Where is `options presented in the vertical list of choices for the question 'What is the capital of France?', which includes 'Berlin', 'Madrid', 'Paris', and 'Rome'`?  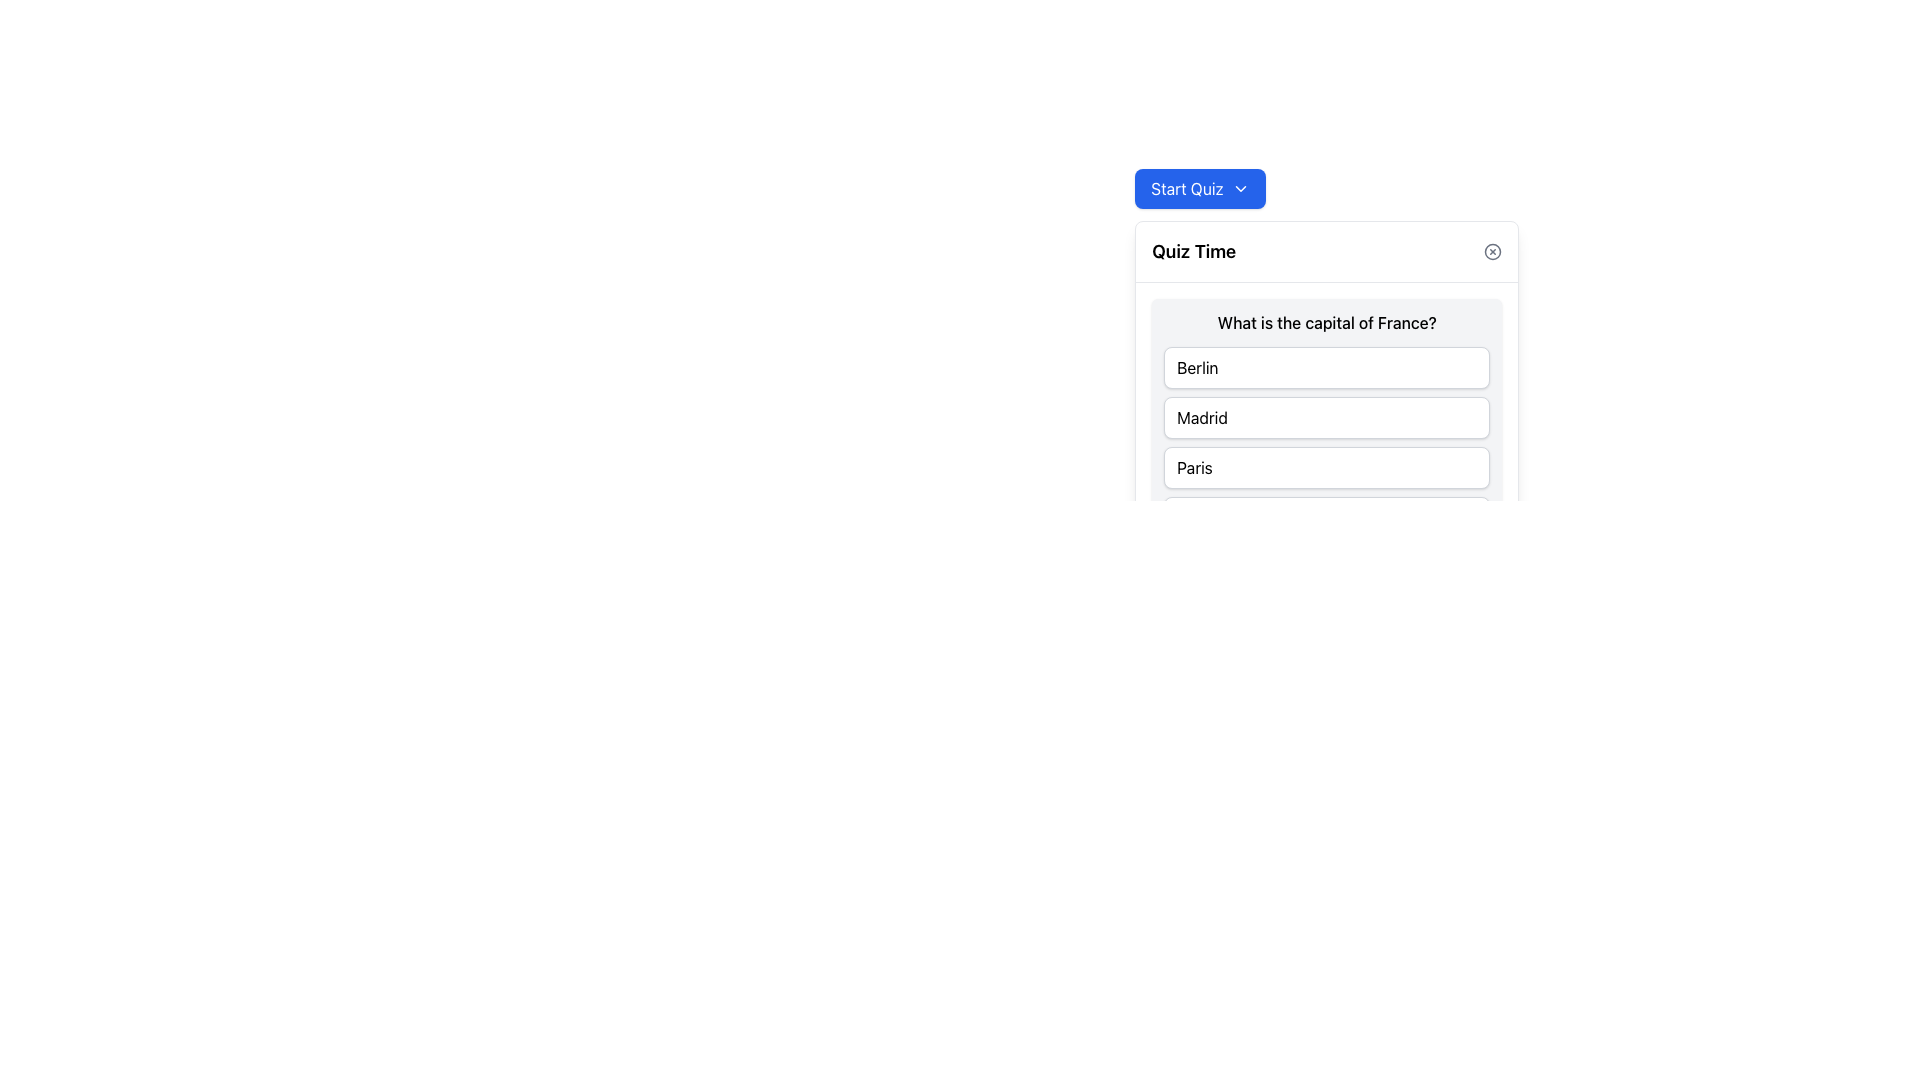
options presented in the vertical list of choices for the question 'What is the capital of France?', which includes 'Berlin', 'Madrid', 'Paris', and 'Rome' is located at coordinates (1327, 442).